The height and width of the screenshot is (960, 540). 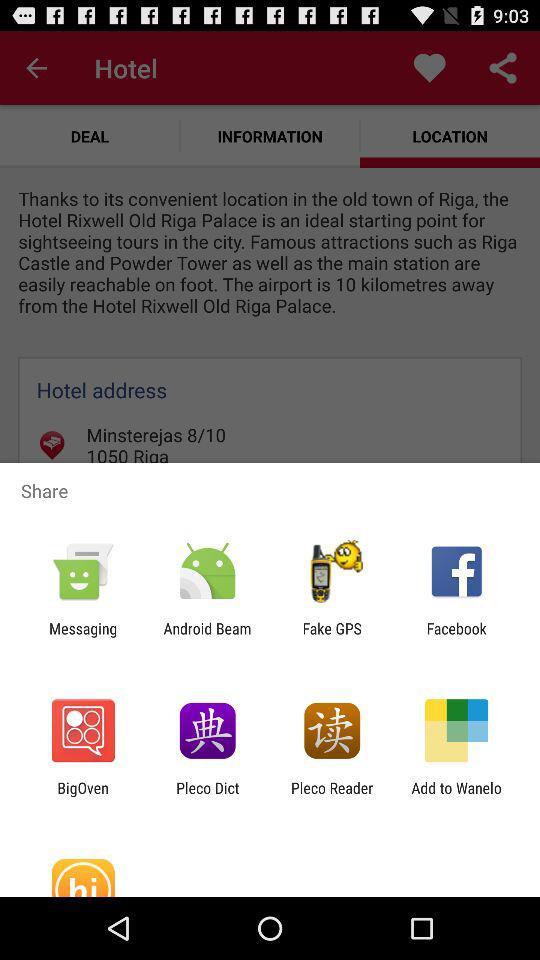 What do you see at coordinates (332, 636) in the screenshot?
I see `the icon to the left of facebook item` at bounding box center [332, 636].